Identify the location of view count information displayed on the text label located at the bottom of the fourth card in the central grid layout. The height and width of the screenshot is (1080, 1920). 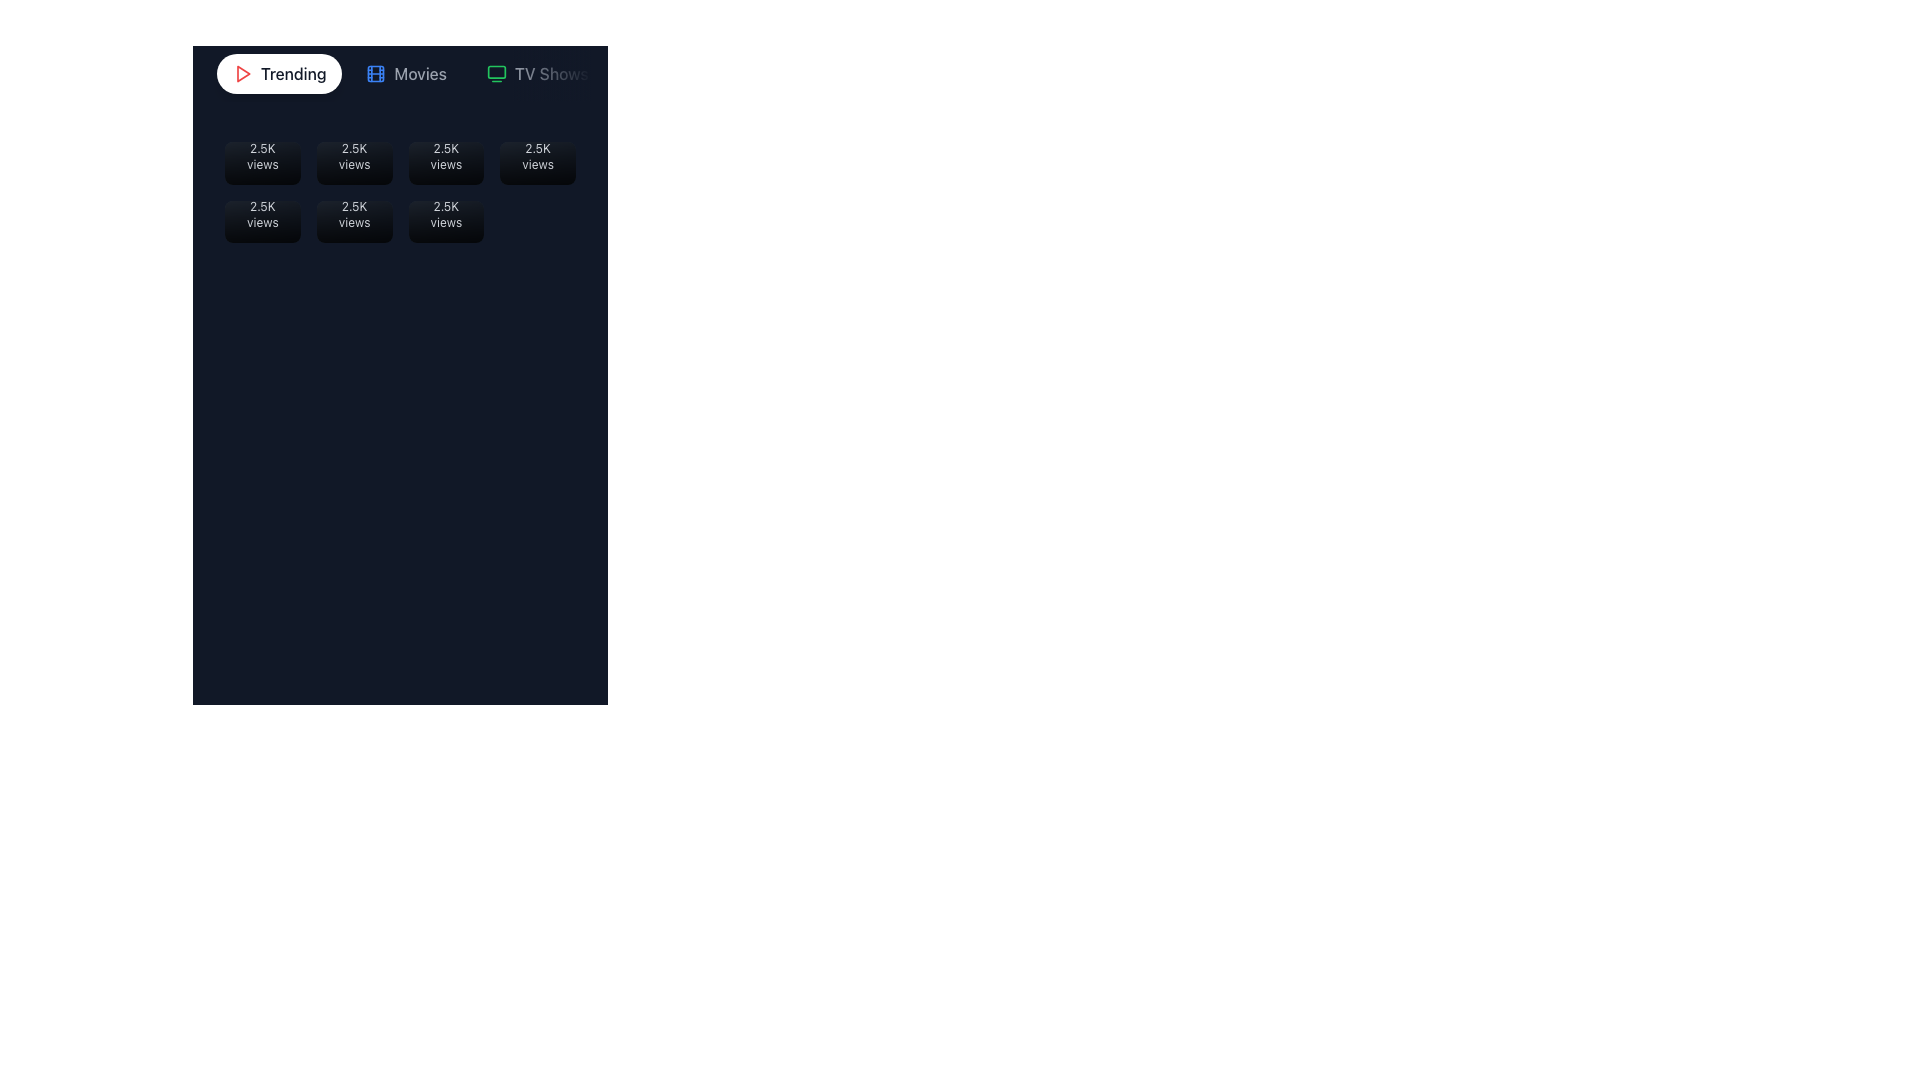
(538, 162).